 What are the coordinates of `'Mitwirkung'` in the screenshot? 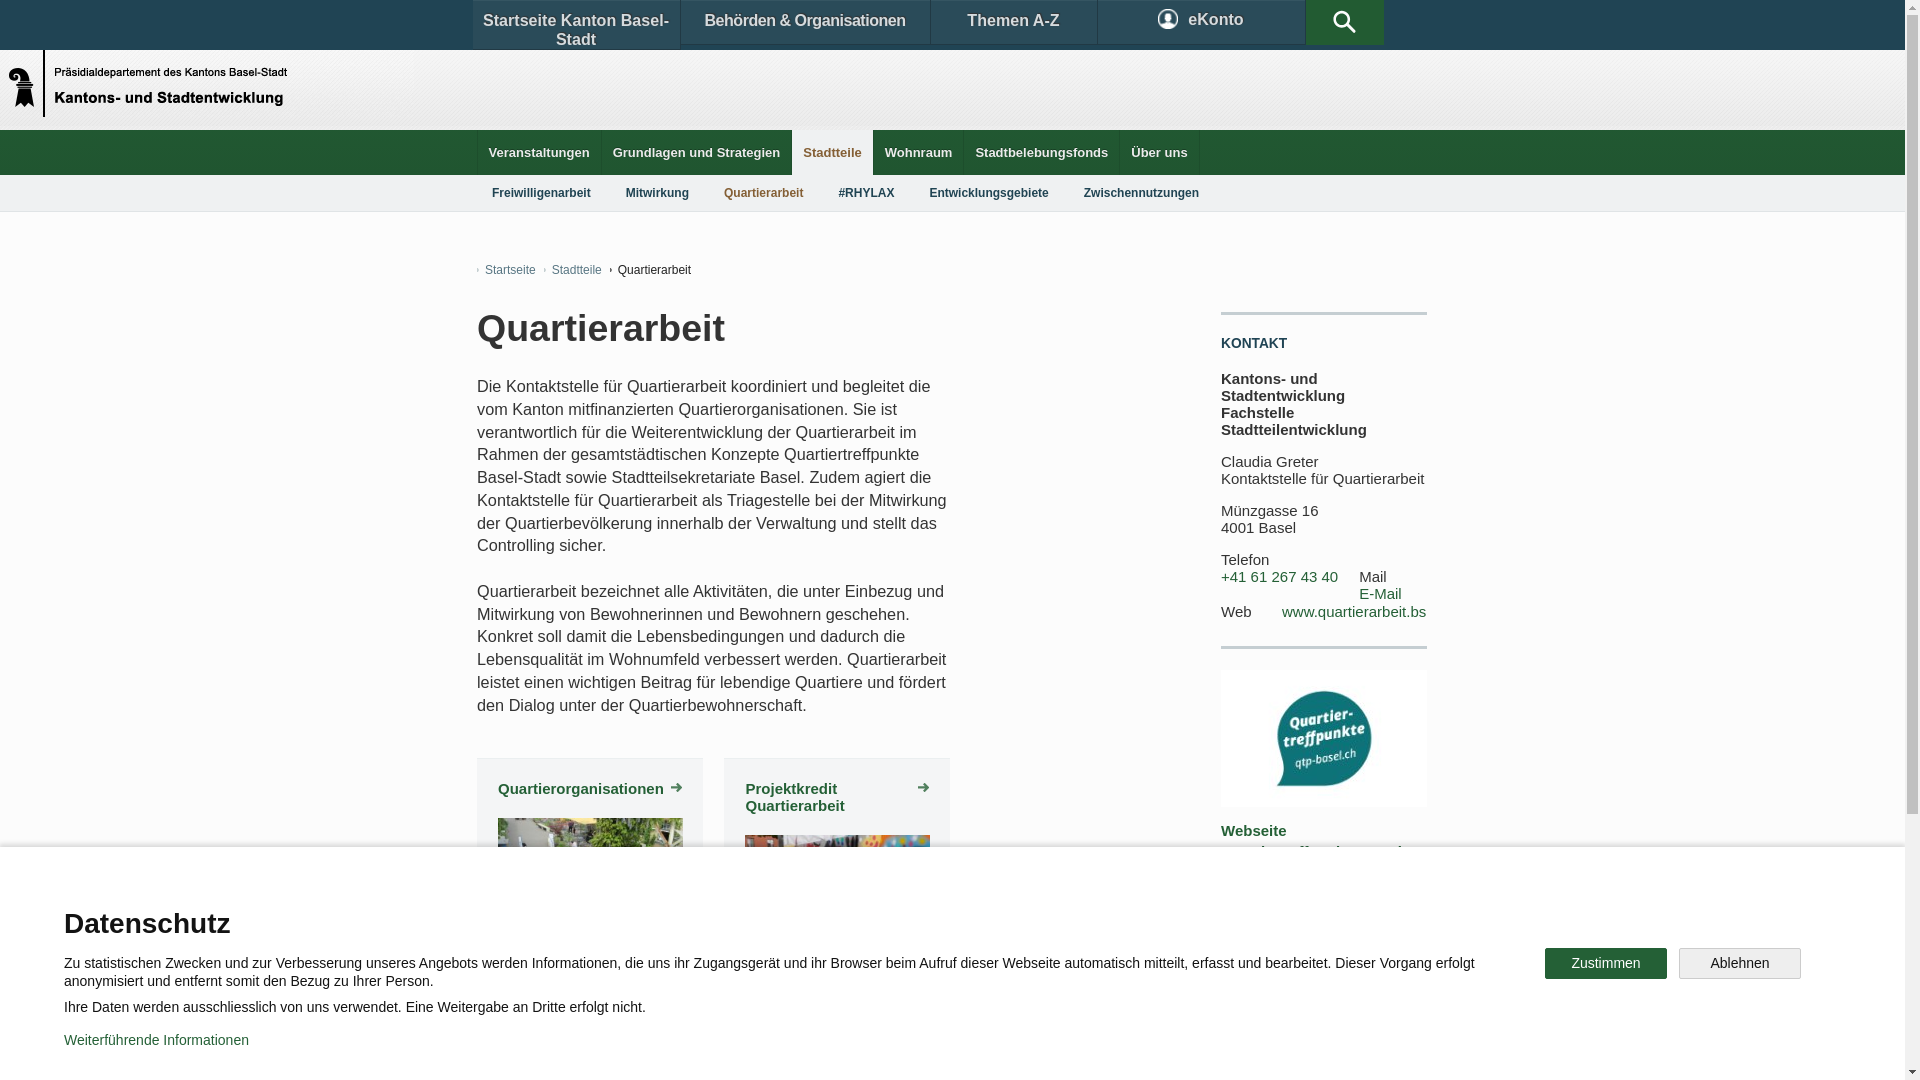 It's located at (657, 192).